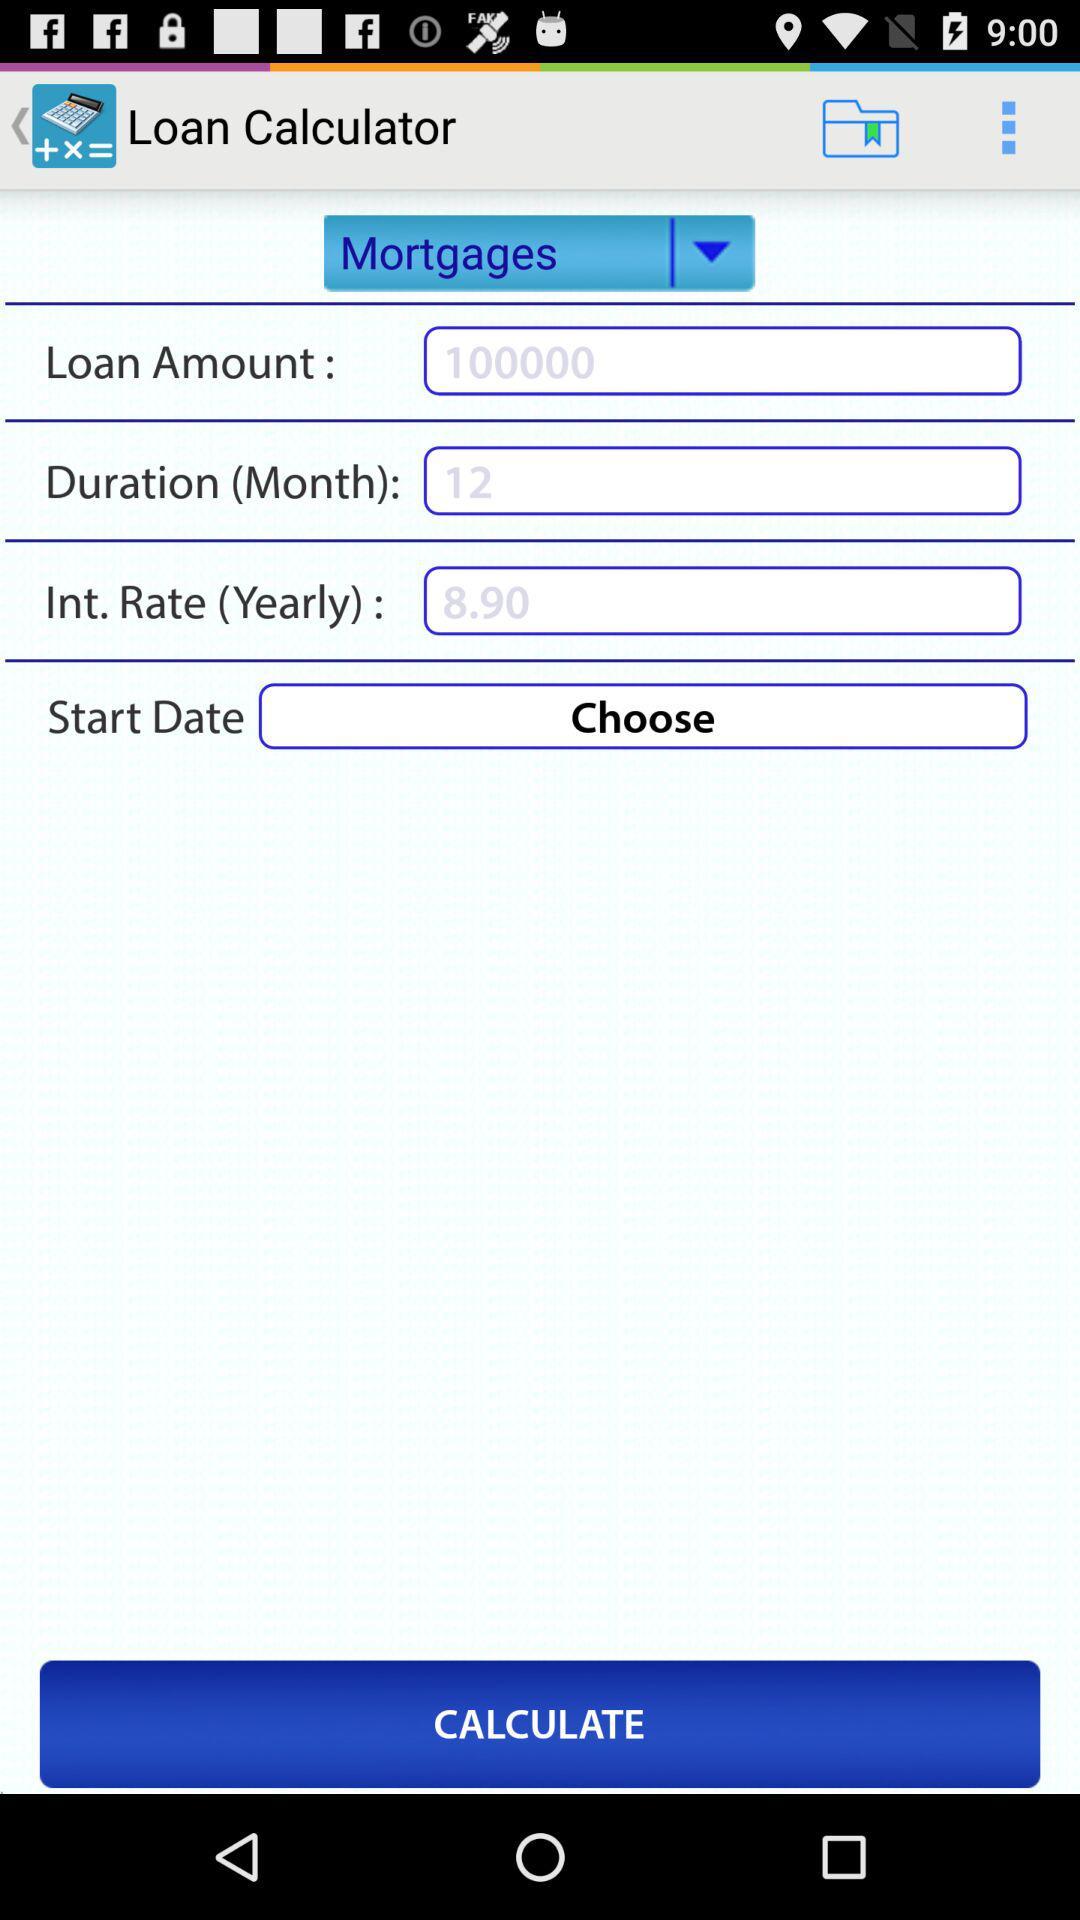  What do you see at coordinates (722, 360) in the screenshot?
I see `a numerical value` at bounding box center [722, 360].